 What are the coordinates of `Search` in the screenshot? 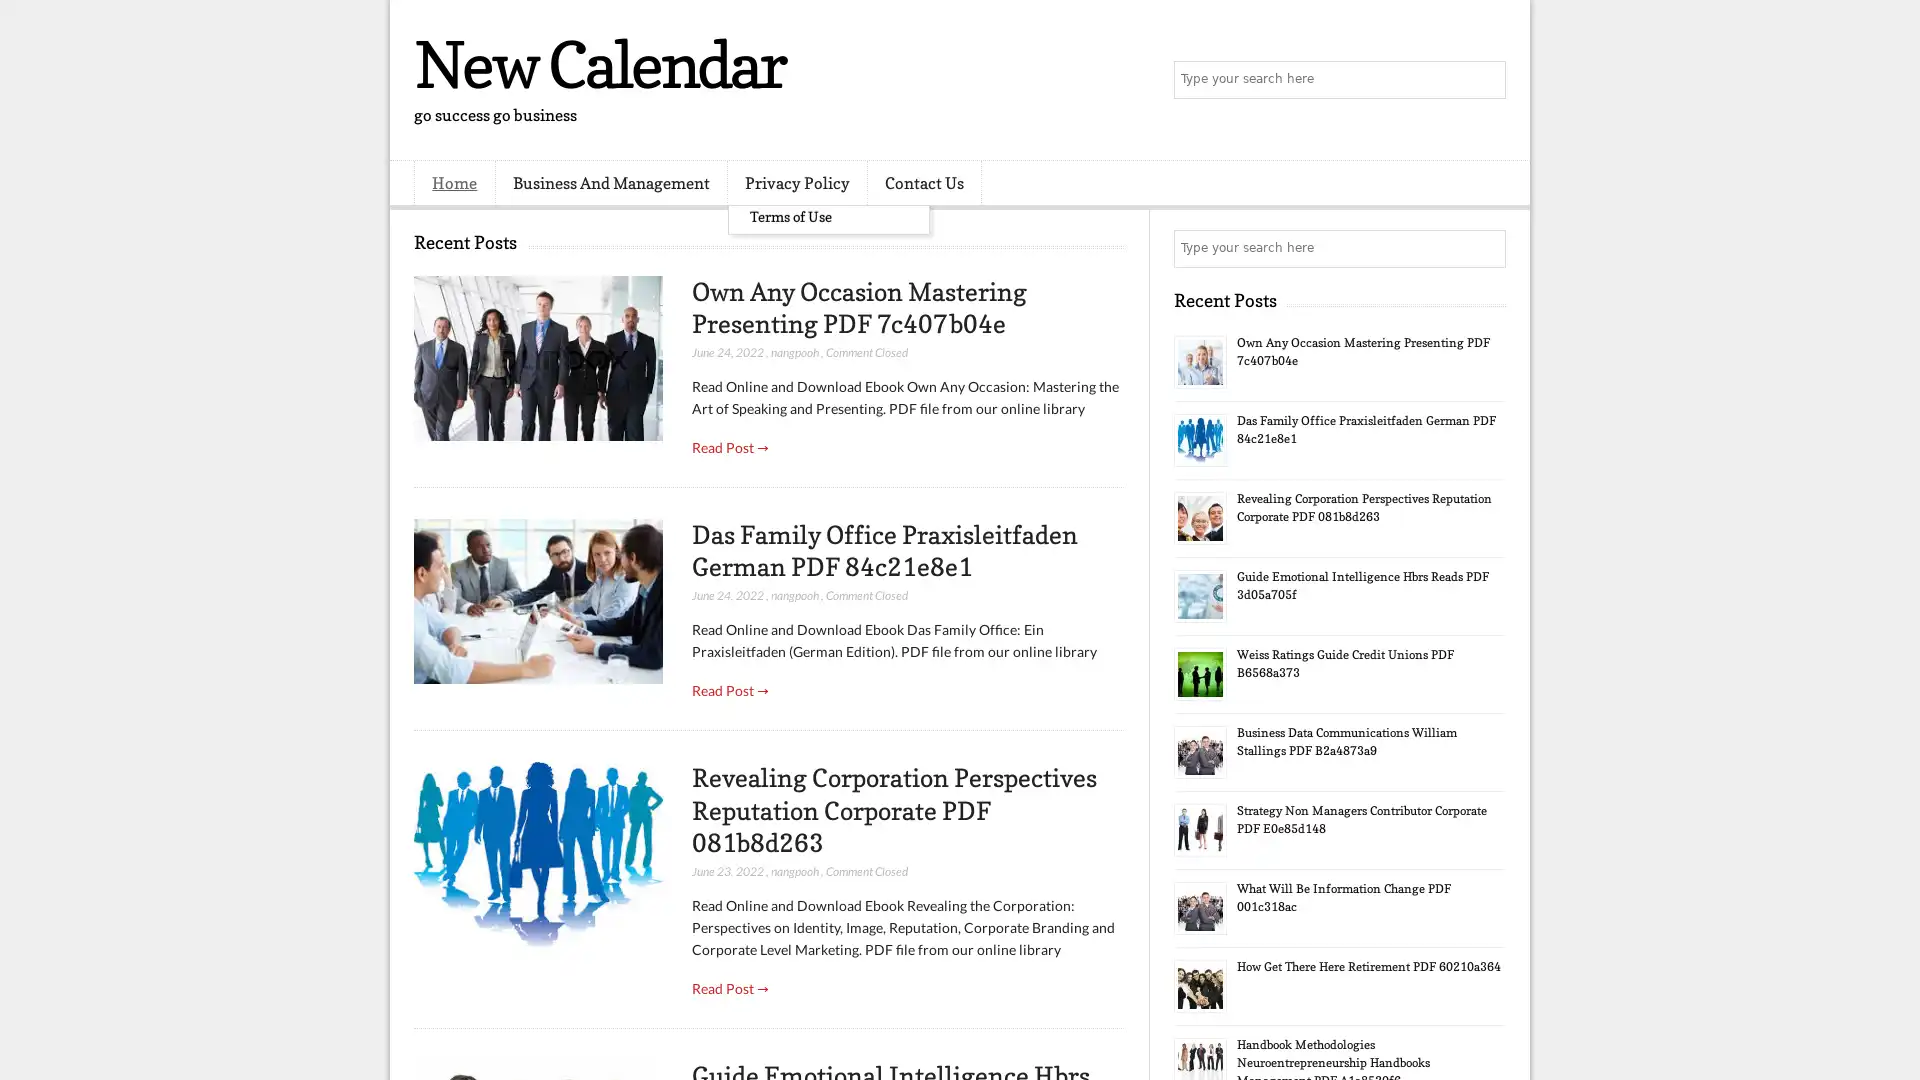 It's located at (1485, 248).